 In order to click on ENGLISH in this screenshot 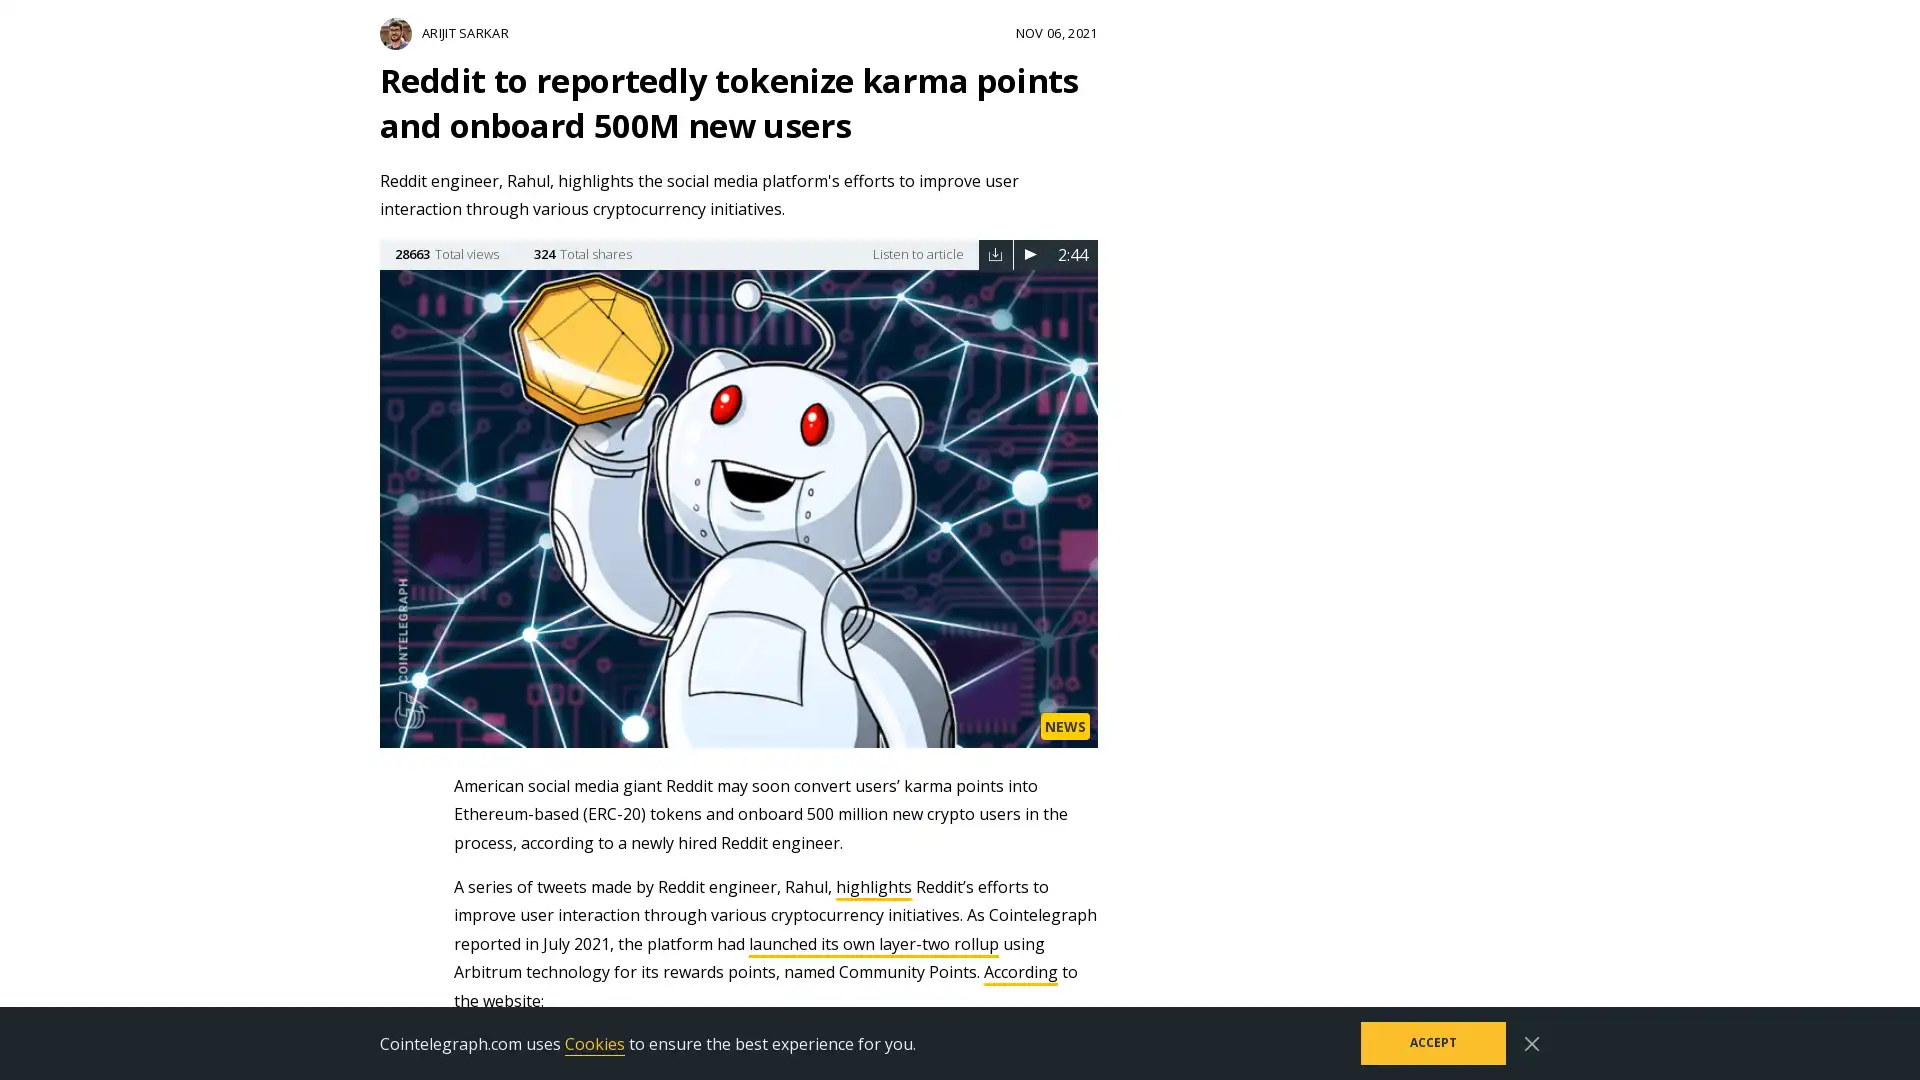, I will do `click(1506, 32)`.